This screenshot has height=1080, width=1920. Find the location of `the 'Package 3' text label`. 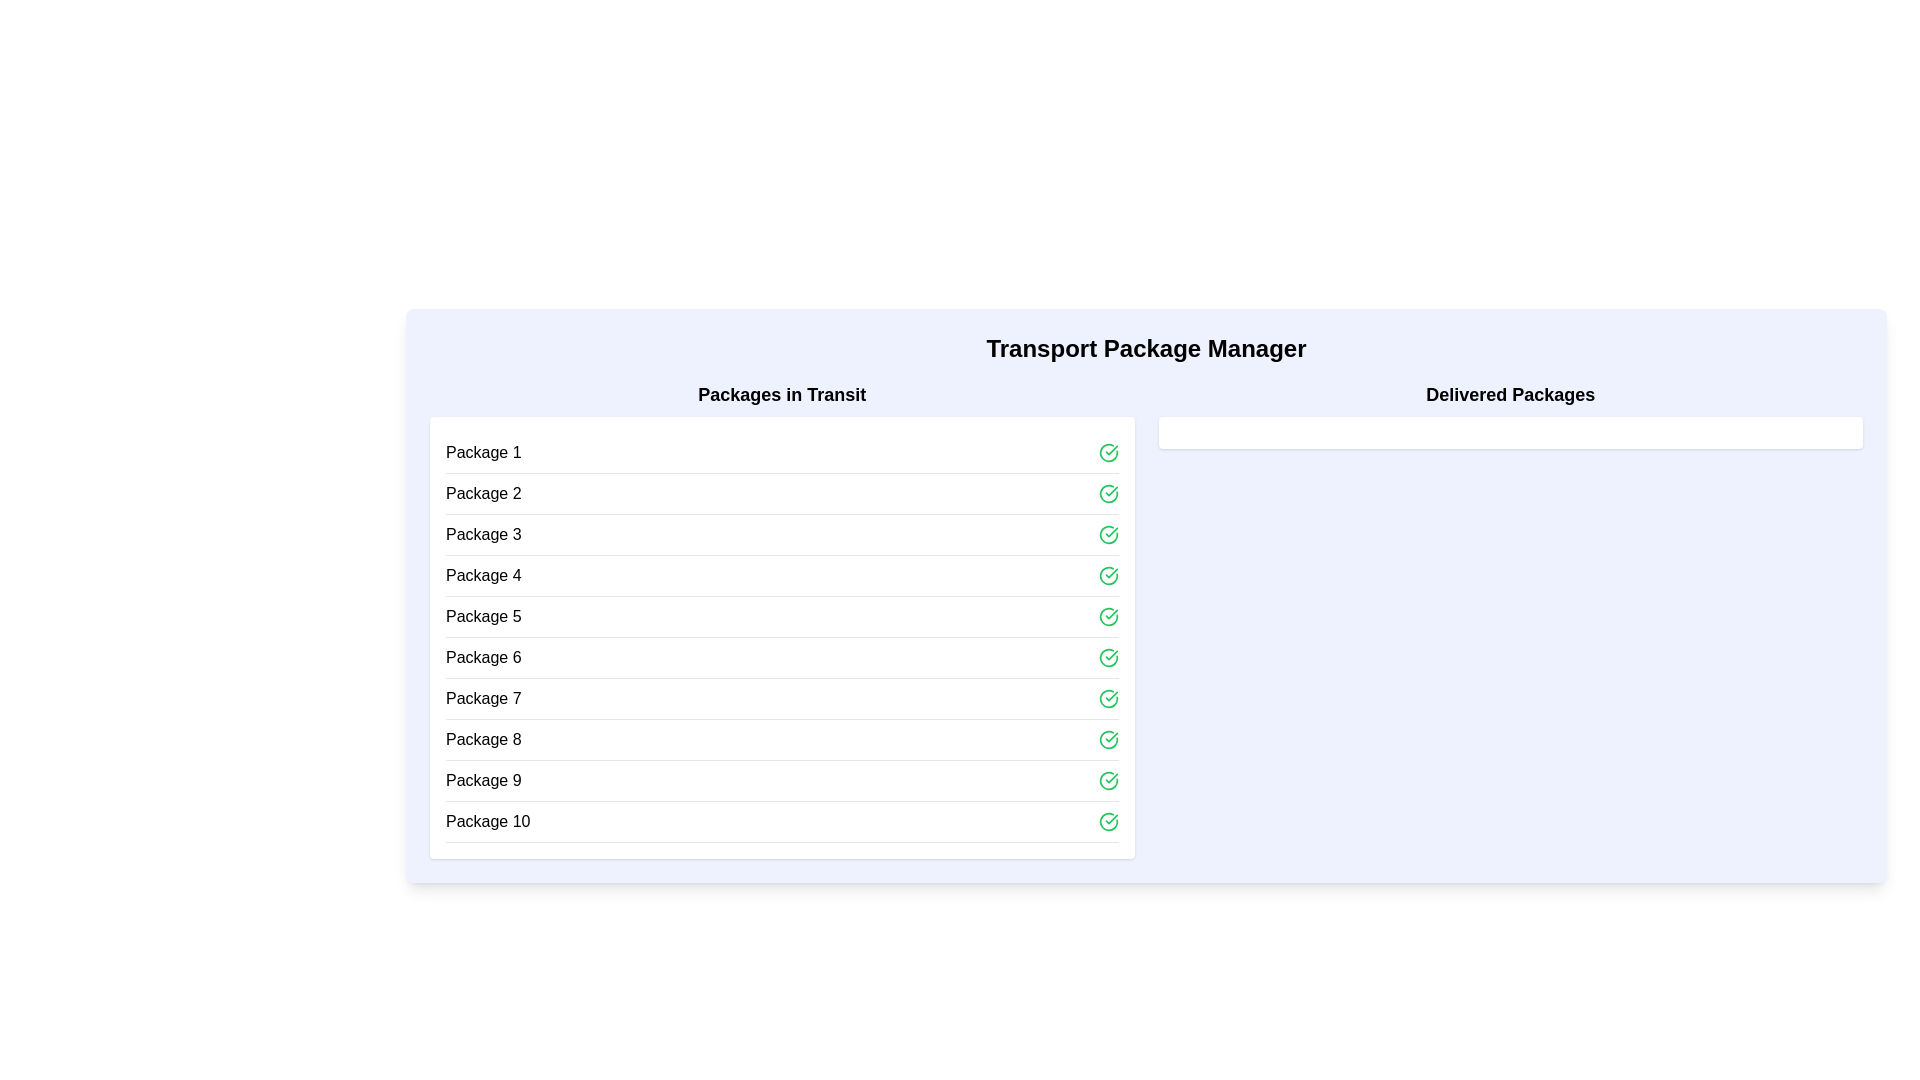

the 'Package 3' text label is located at coordinates (483, 534).